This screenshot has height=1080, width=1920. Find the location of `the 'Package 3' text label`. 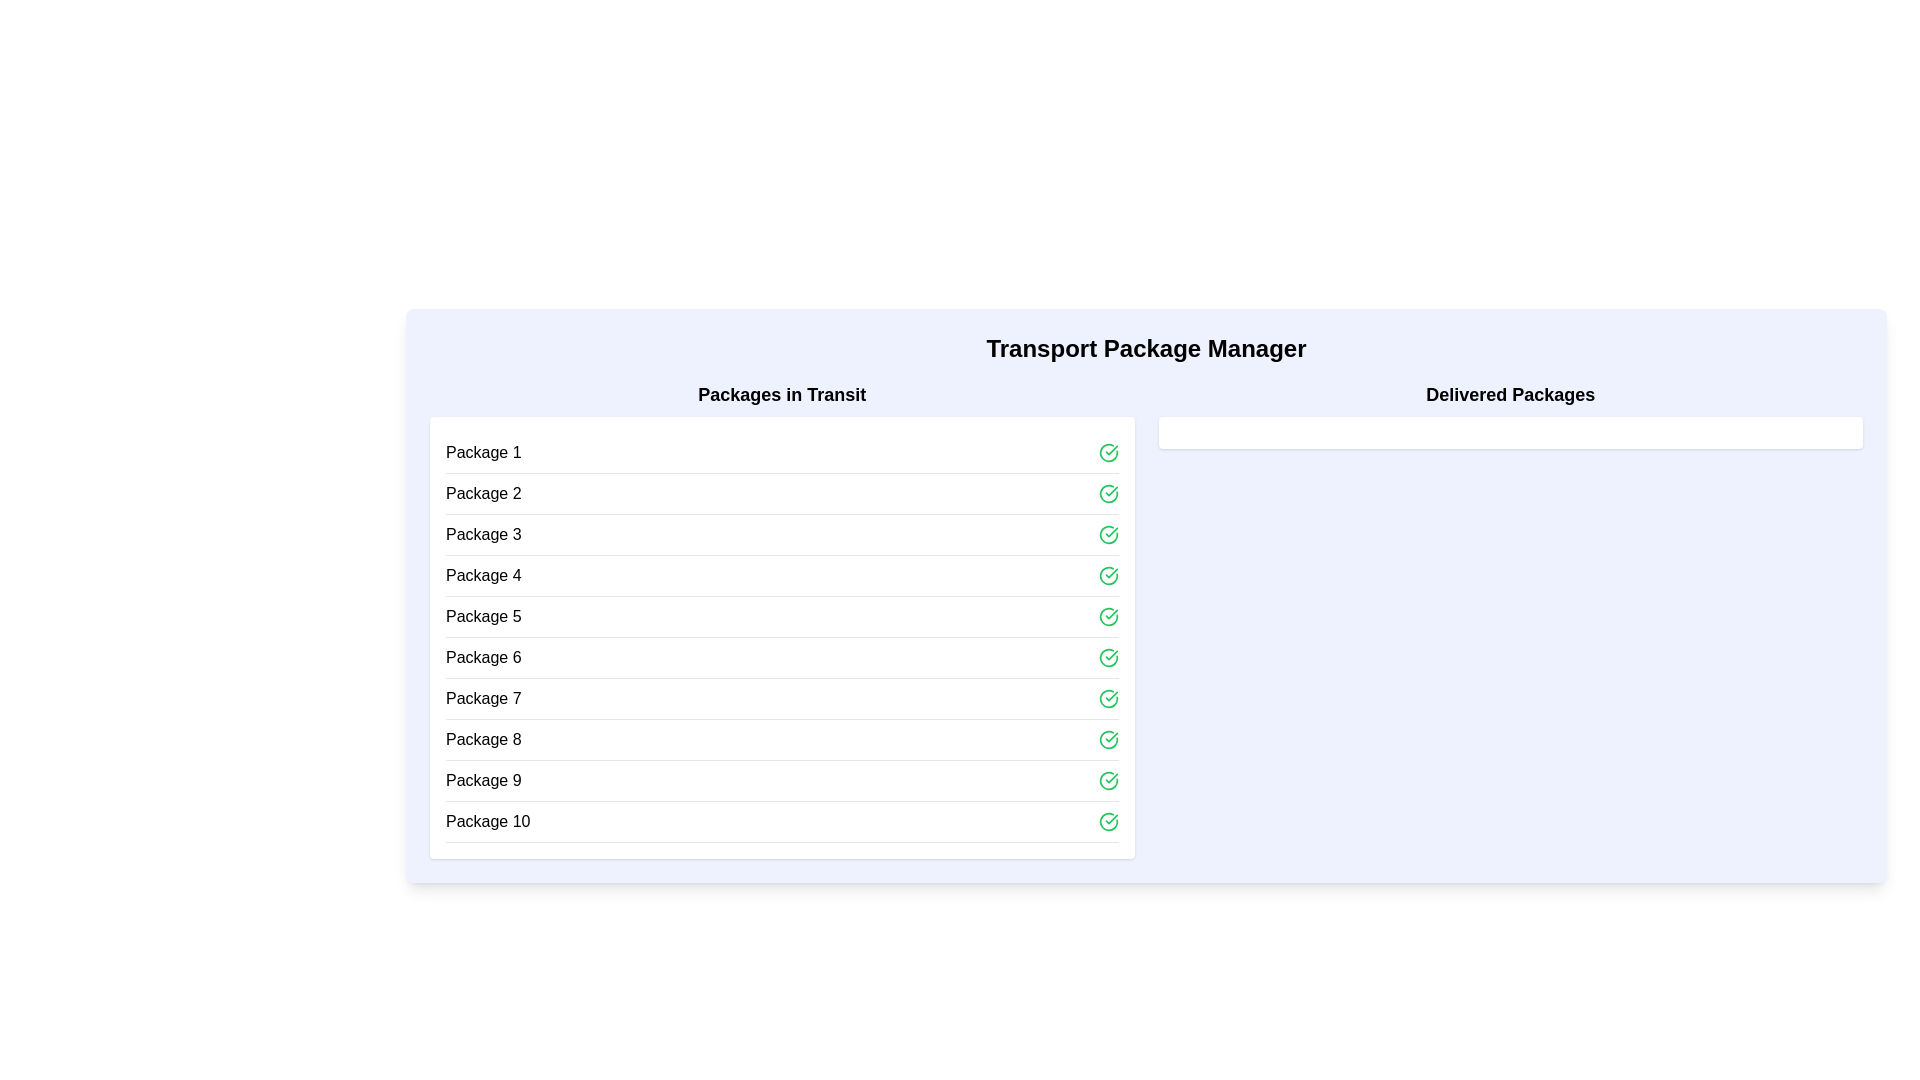

the 'Package 3' text label is located at coordinates (483, 534).